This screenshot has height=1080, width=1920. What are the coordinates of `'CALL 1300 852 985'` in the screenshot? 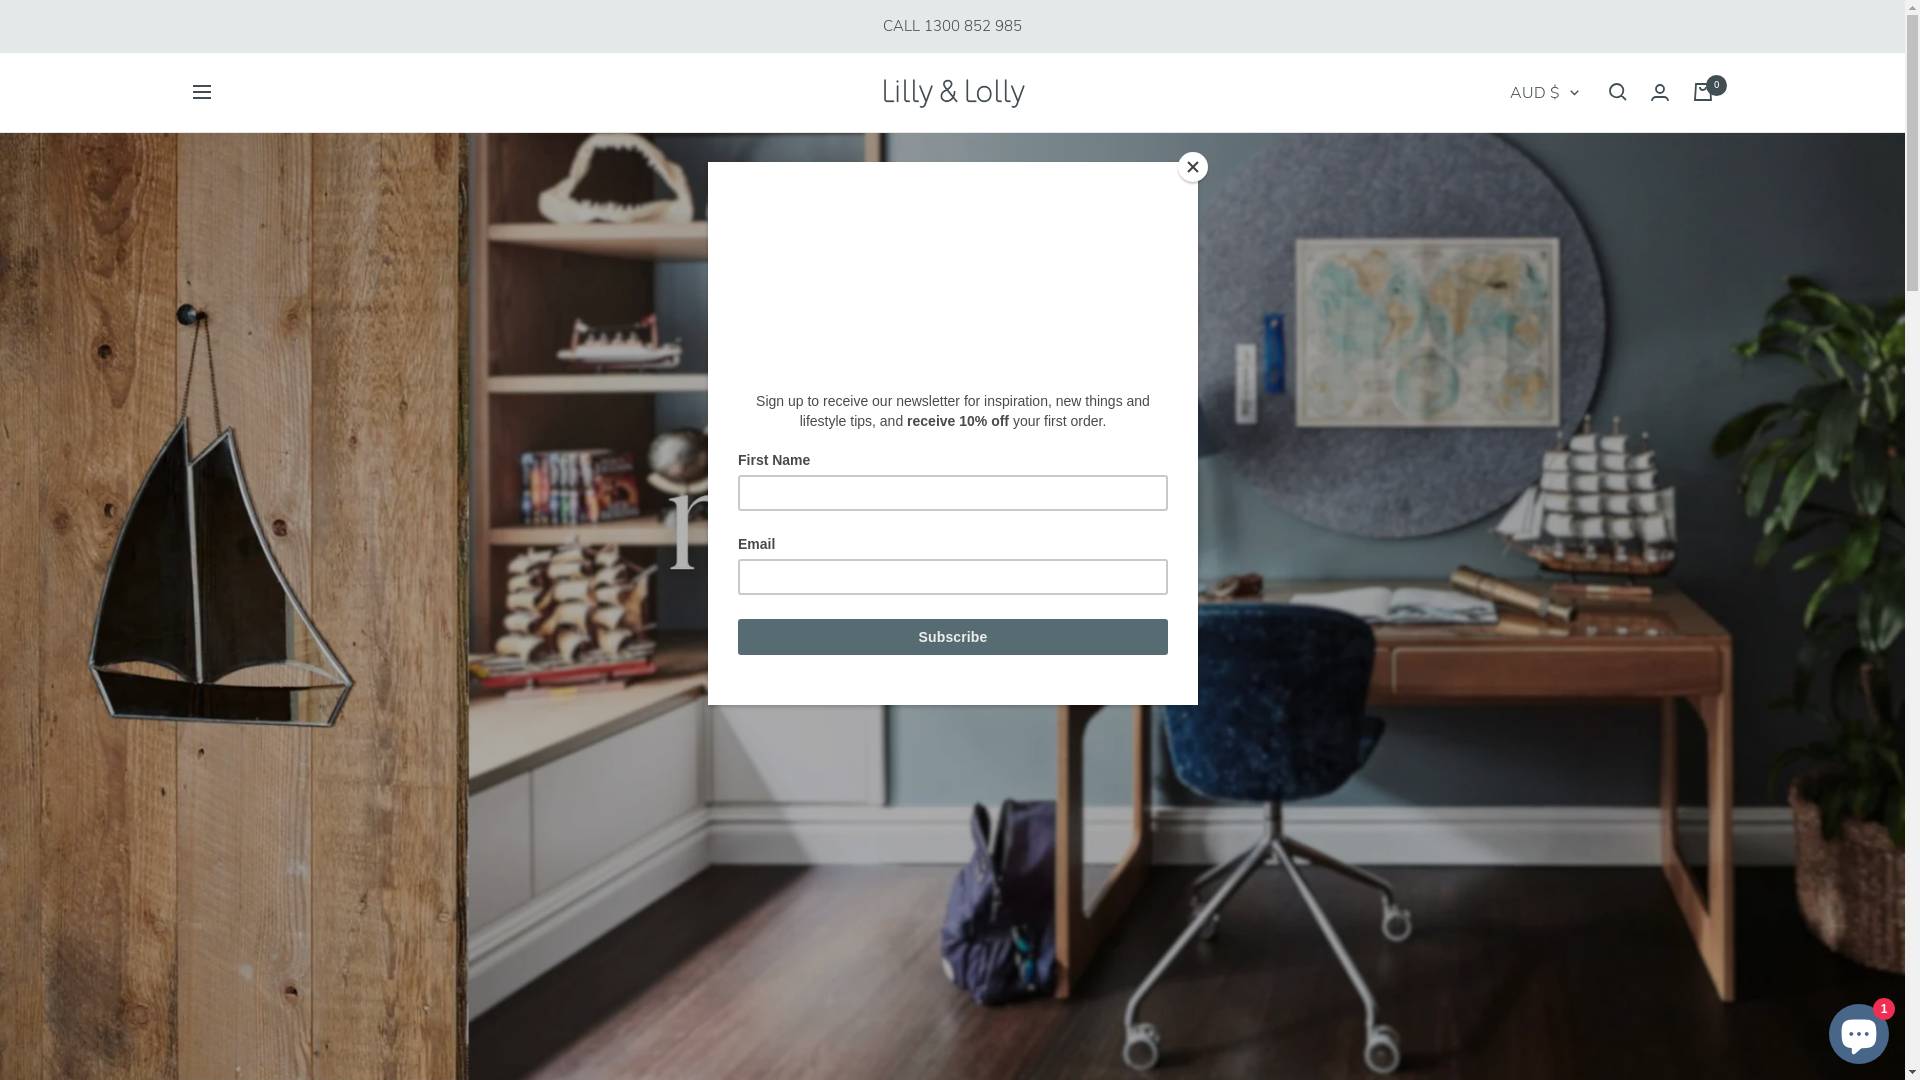 It's located at (951, 26).